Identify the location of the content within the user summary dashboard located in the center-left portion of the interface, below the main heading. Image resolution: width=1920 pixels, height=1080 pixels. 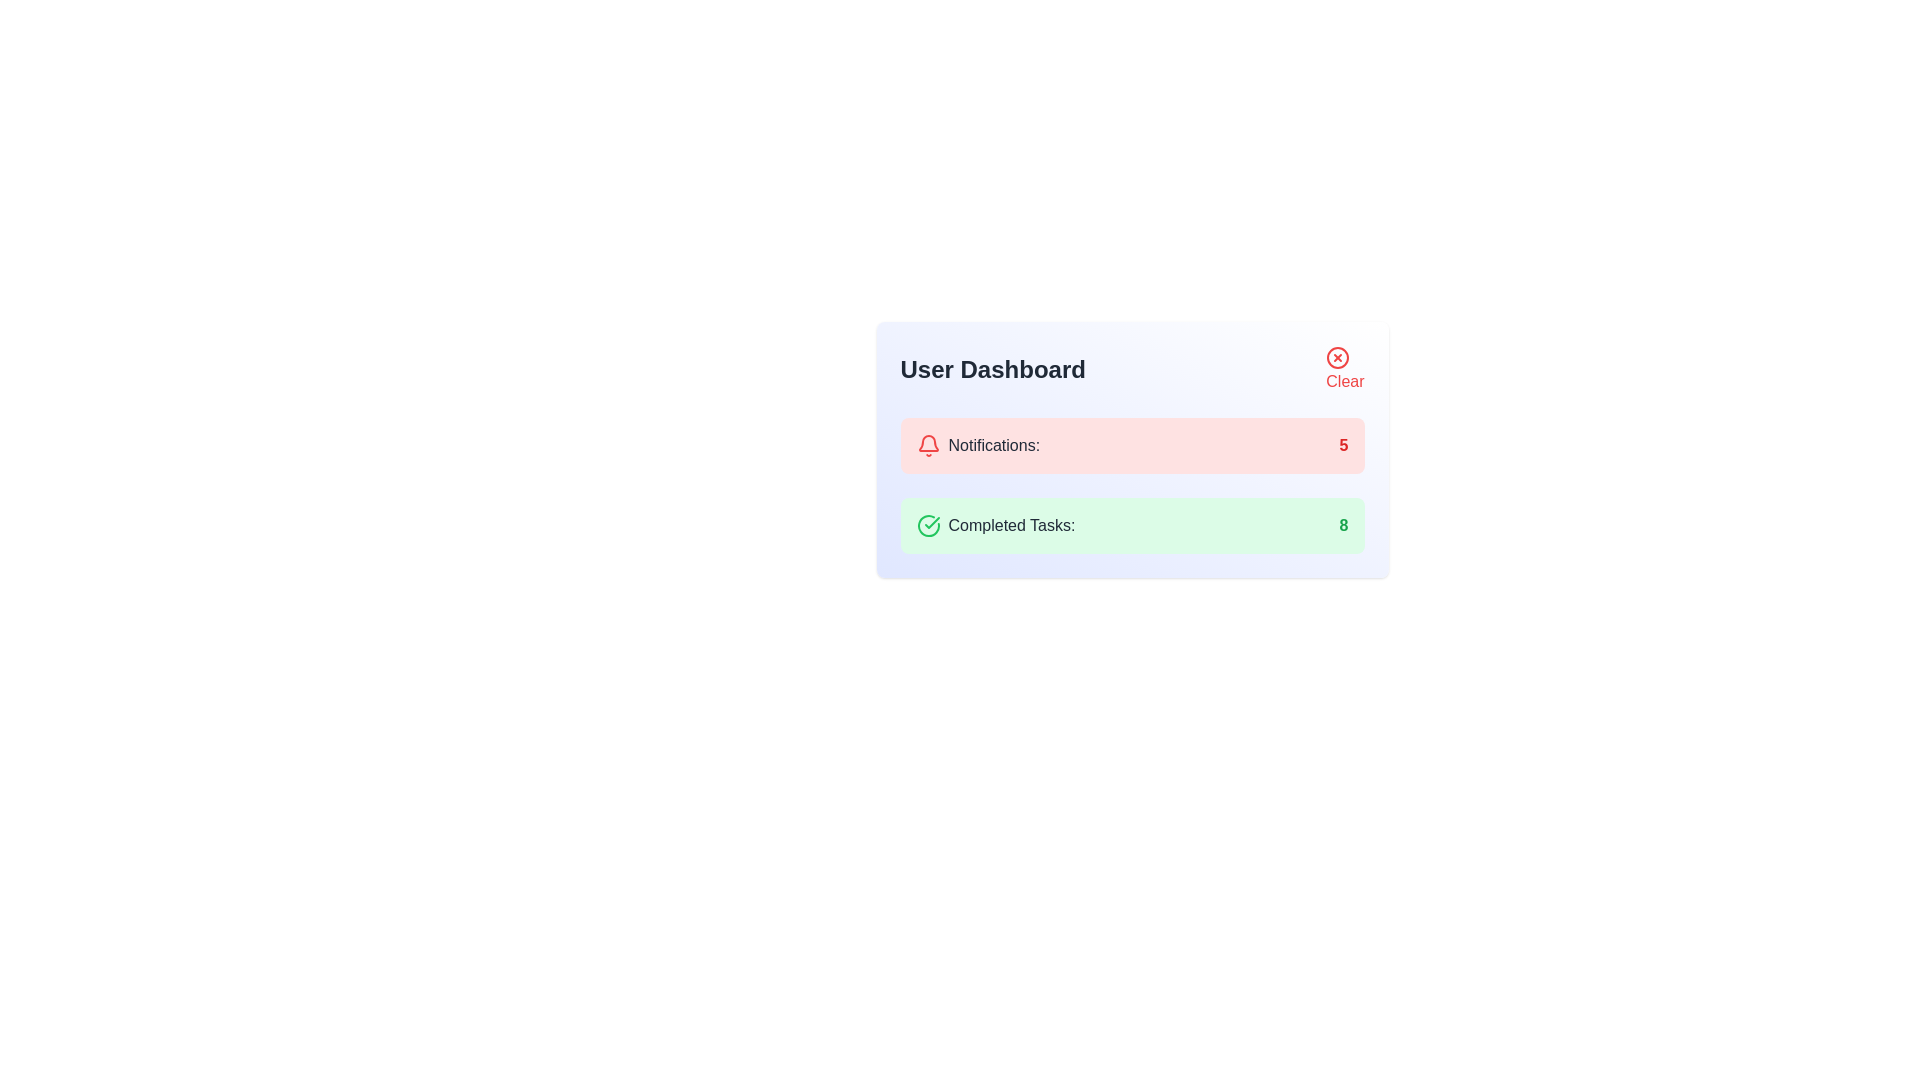
(1132, 450).